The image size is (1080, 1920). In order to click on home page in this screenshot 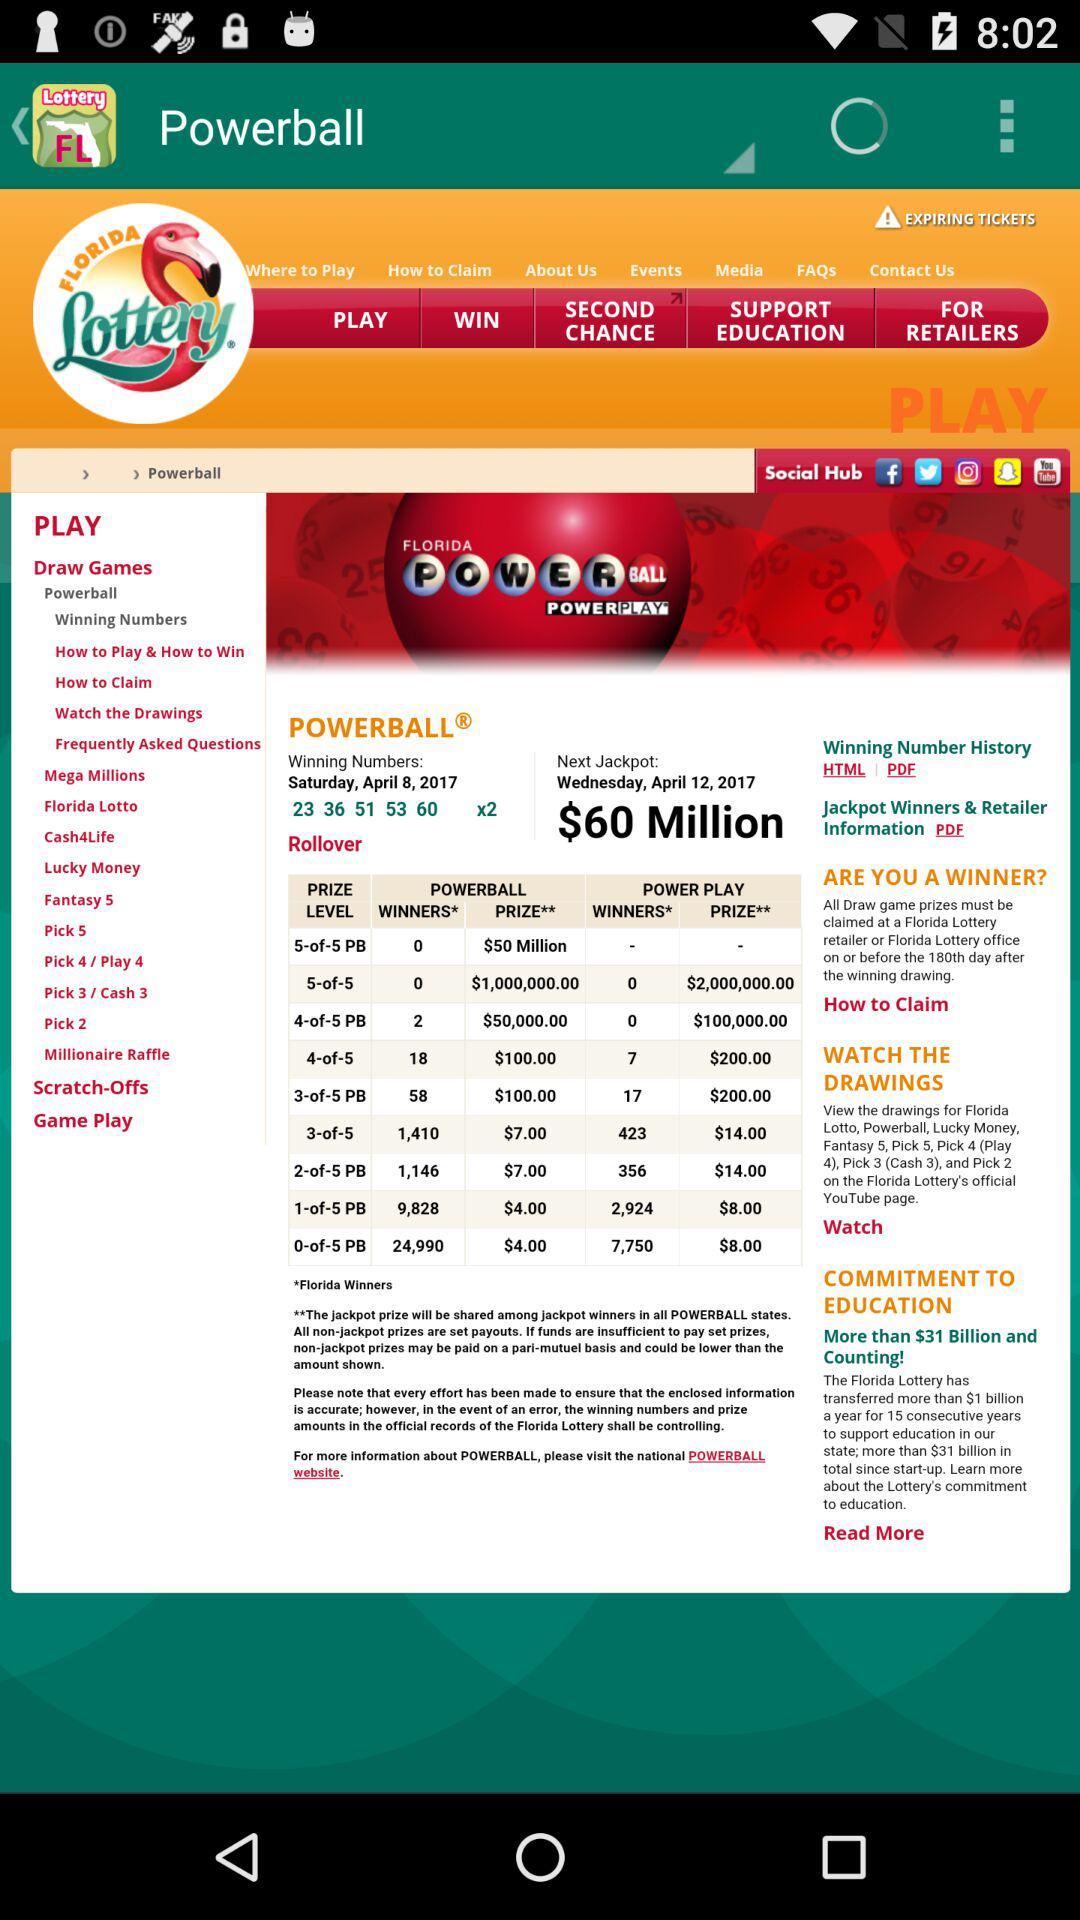, I will do `click(540, 990)`.